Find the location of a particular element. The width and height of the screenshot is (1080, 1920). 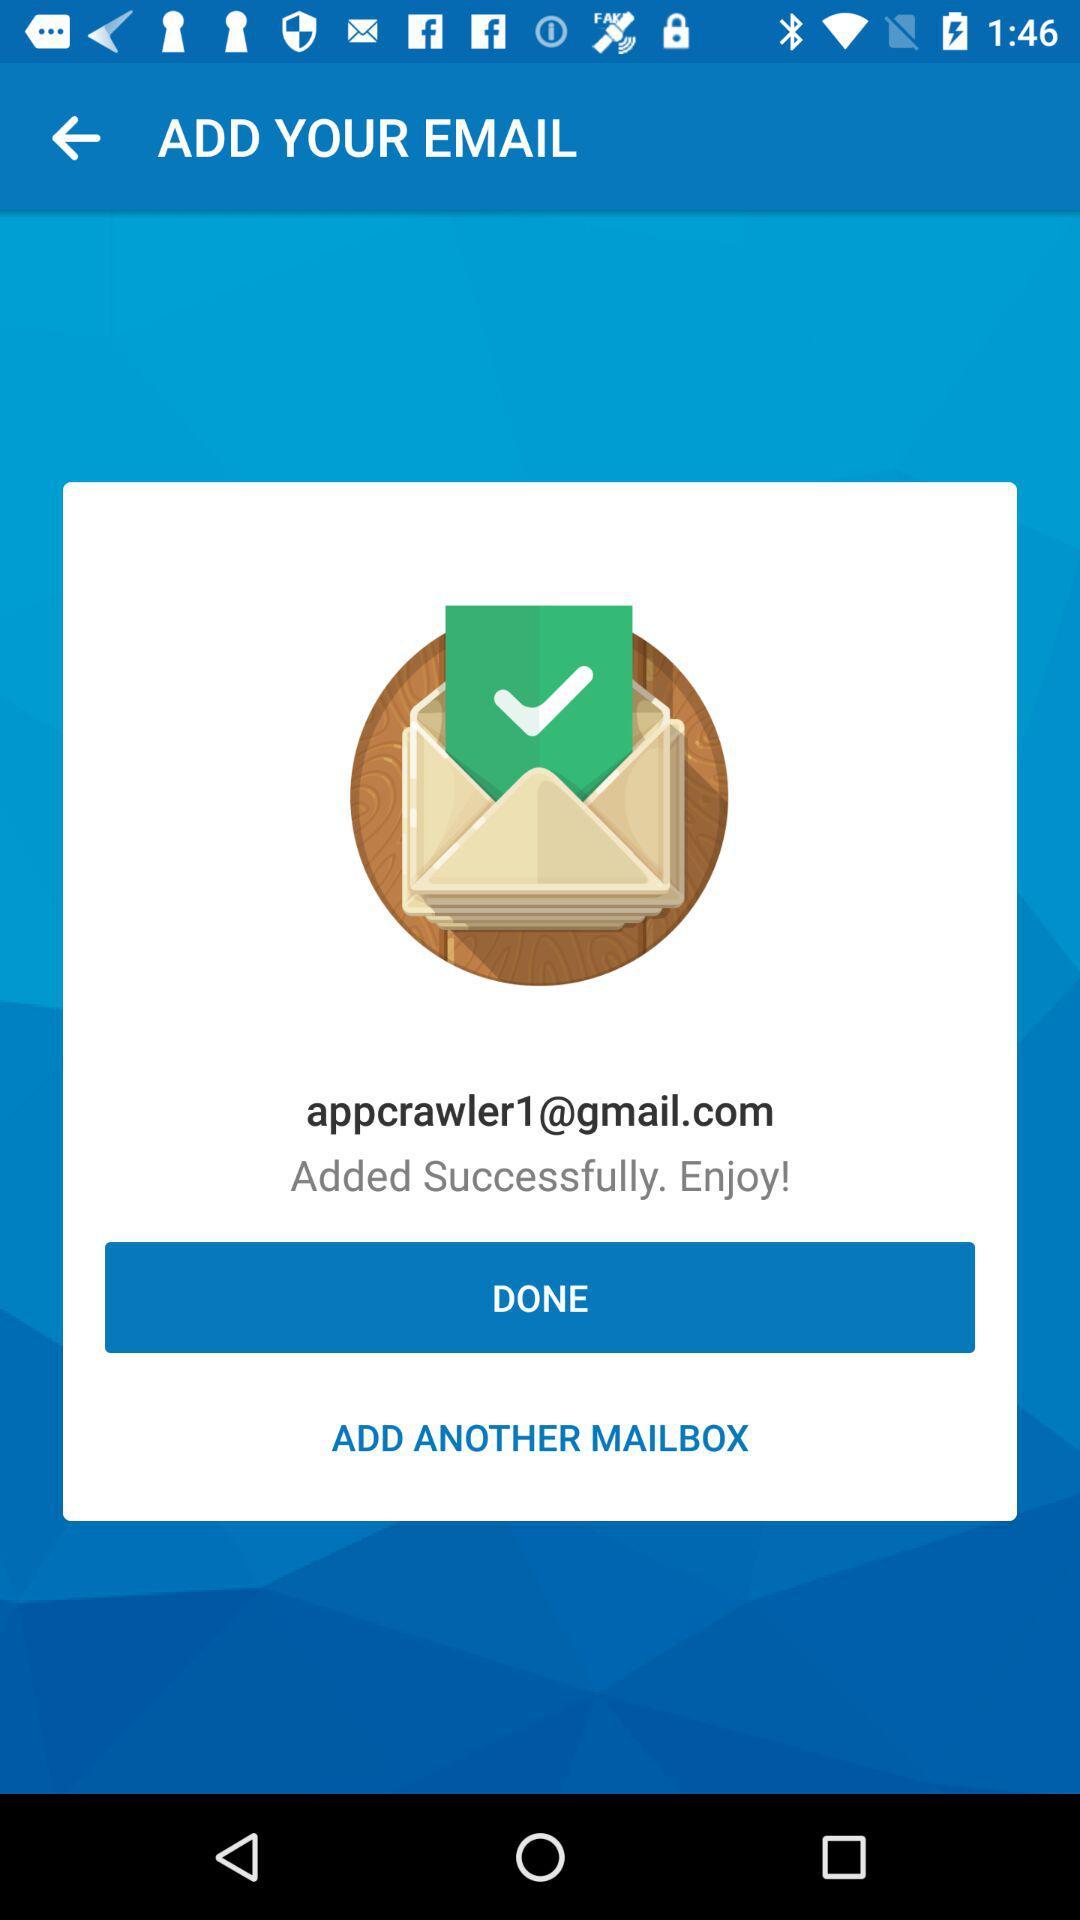

icon below added successfully. enjoy! icon is located at coordinates (540, 1297).